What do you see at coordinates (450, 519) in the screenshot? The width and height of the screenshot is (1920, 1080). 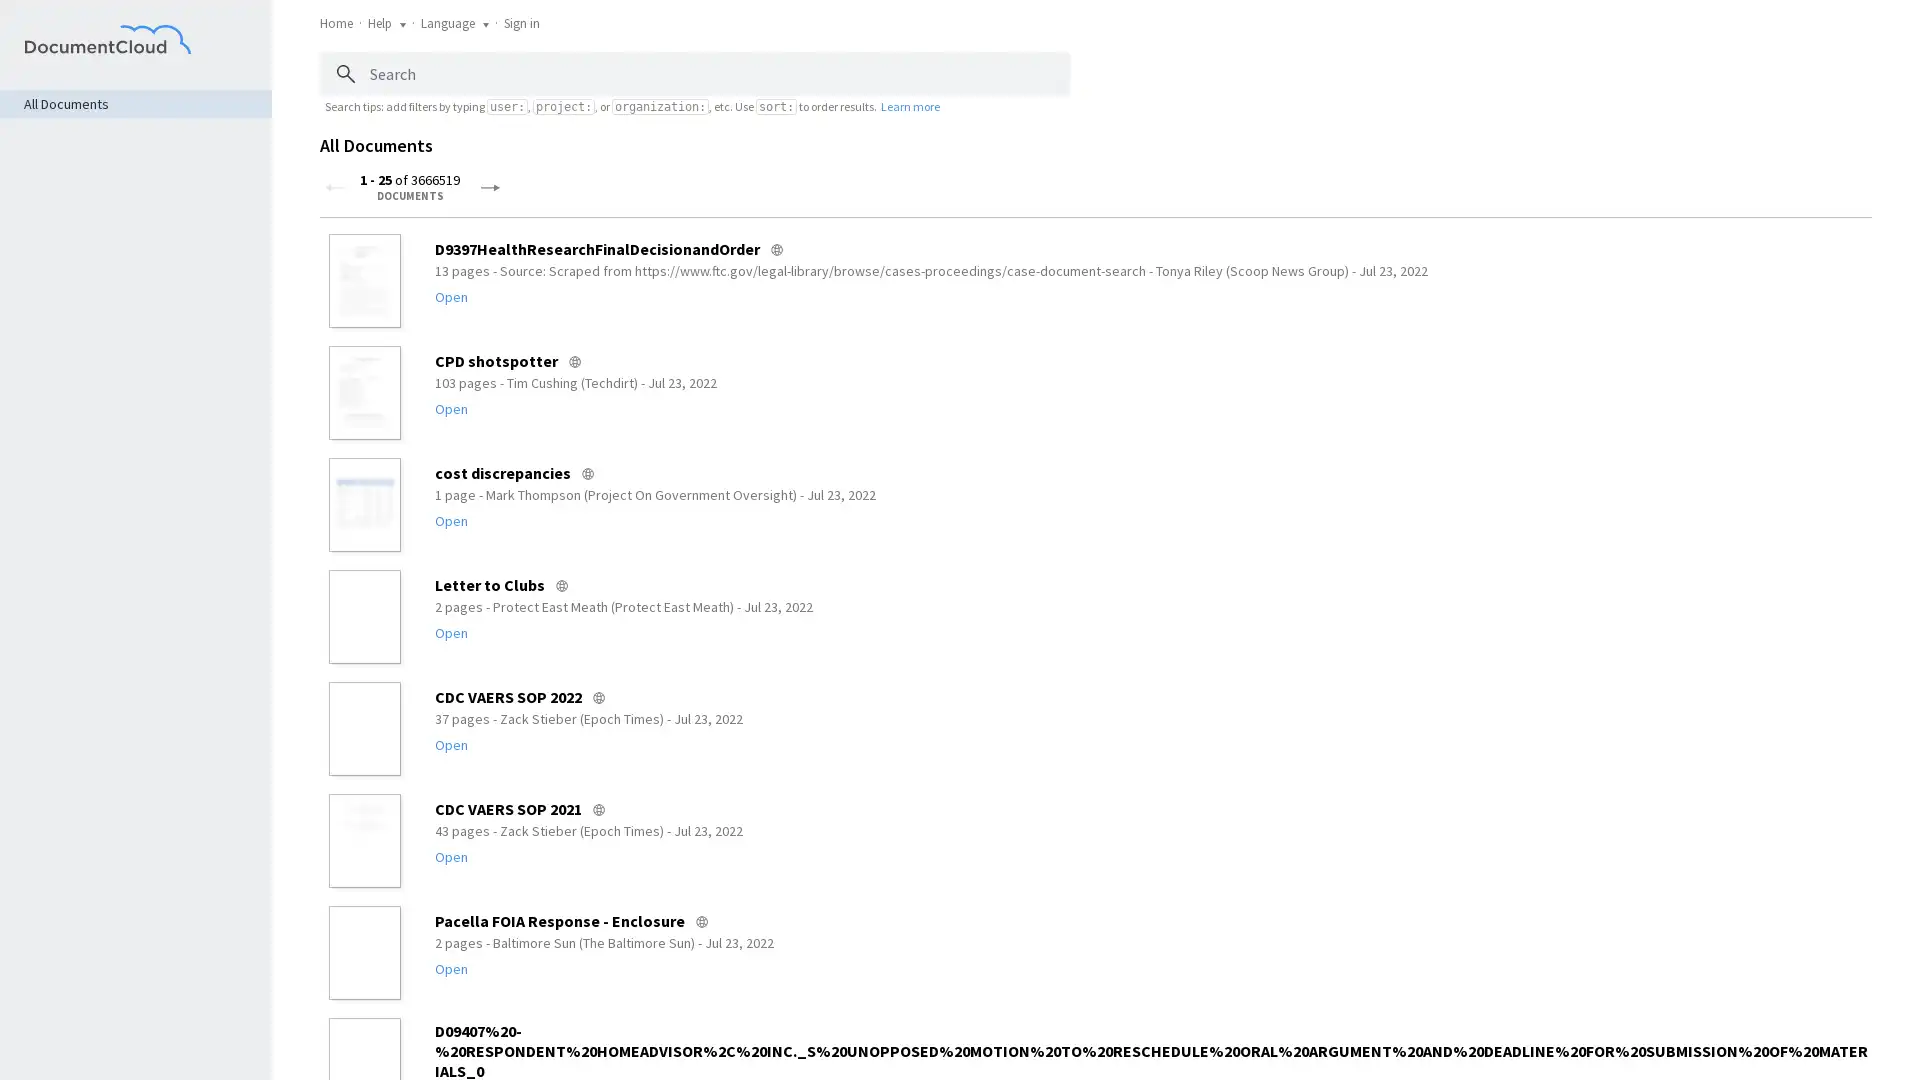 I see `Open` at bounding box center [450, 519].